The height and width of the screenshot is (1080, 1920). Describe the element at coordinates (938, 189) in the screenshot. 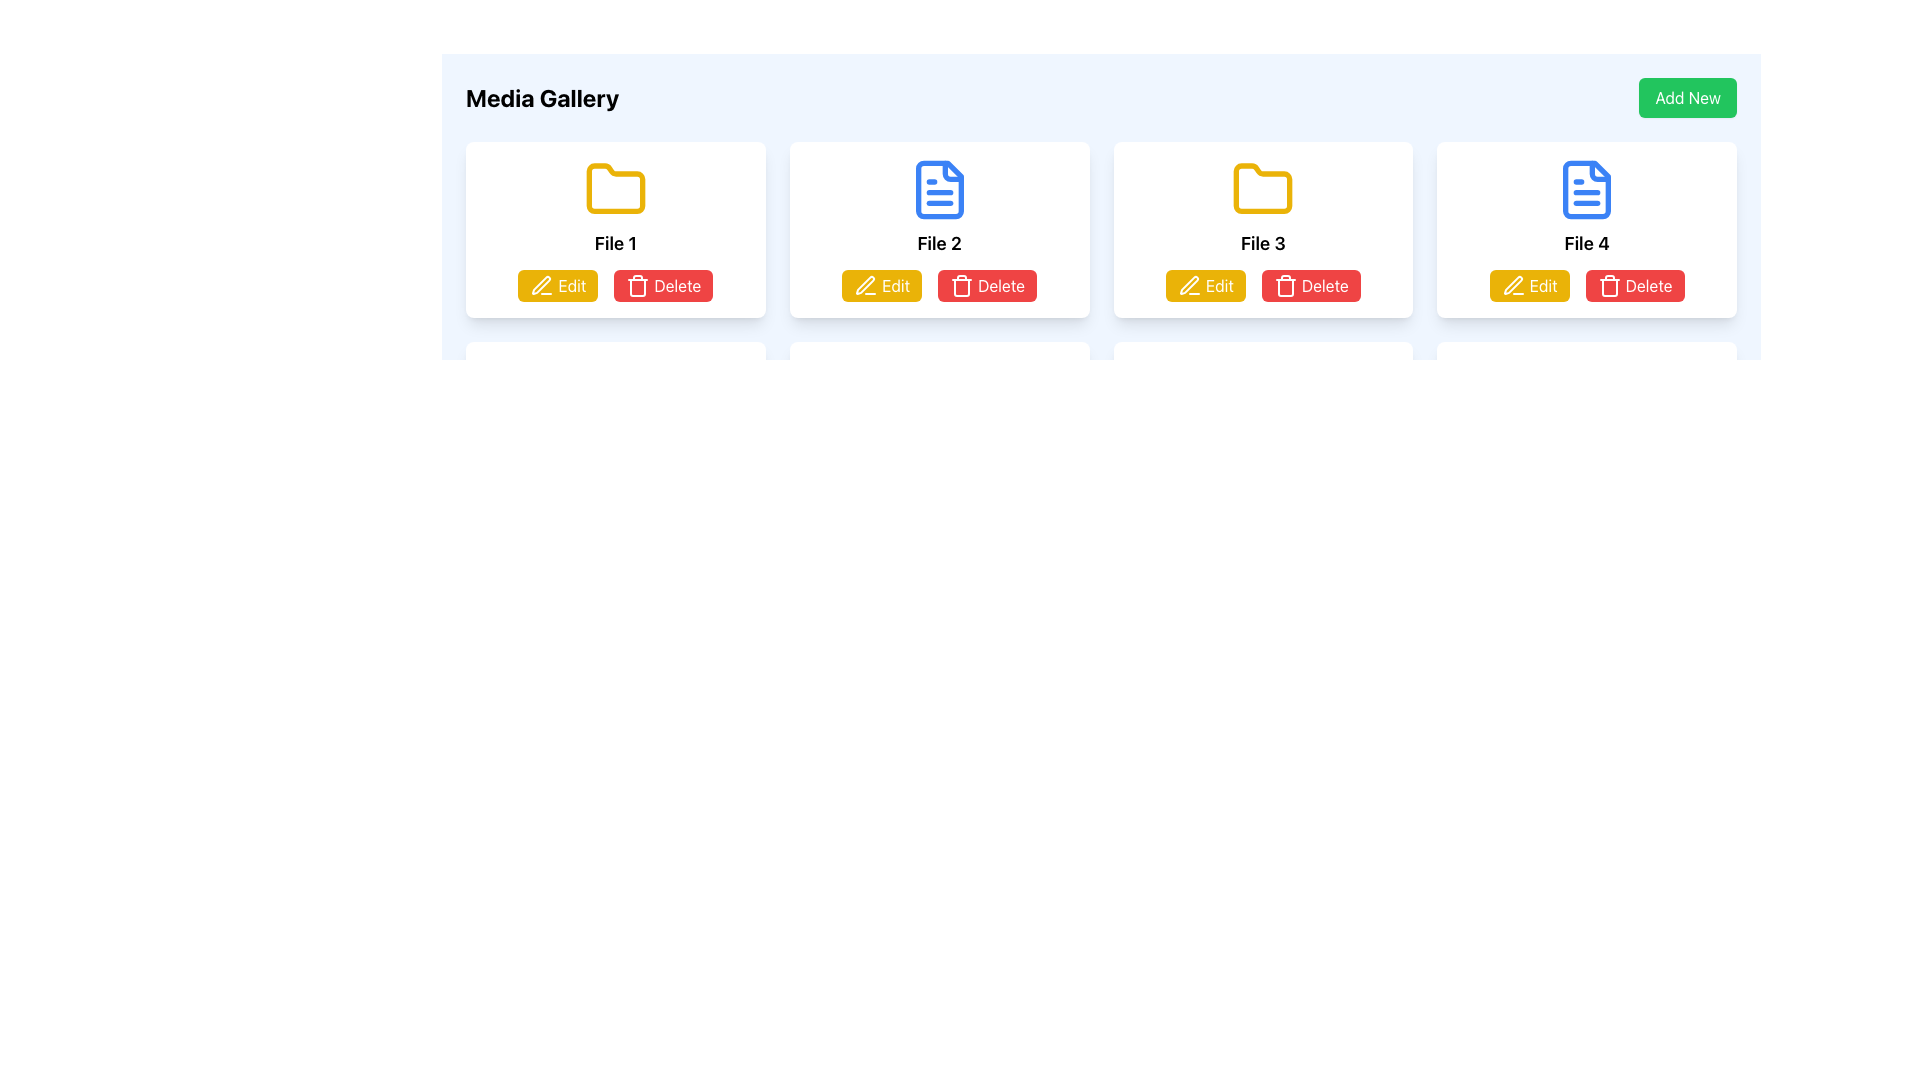

I see `the icon representing the 'File 2' card located centrally at the top of the card` at that location.